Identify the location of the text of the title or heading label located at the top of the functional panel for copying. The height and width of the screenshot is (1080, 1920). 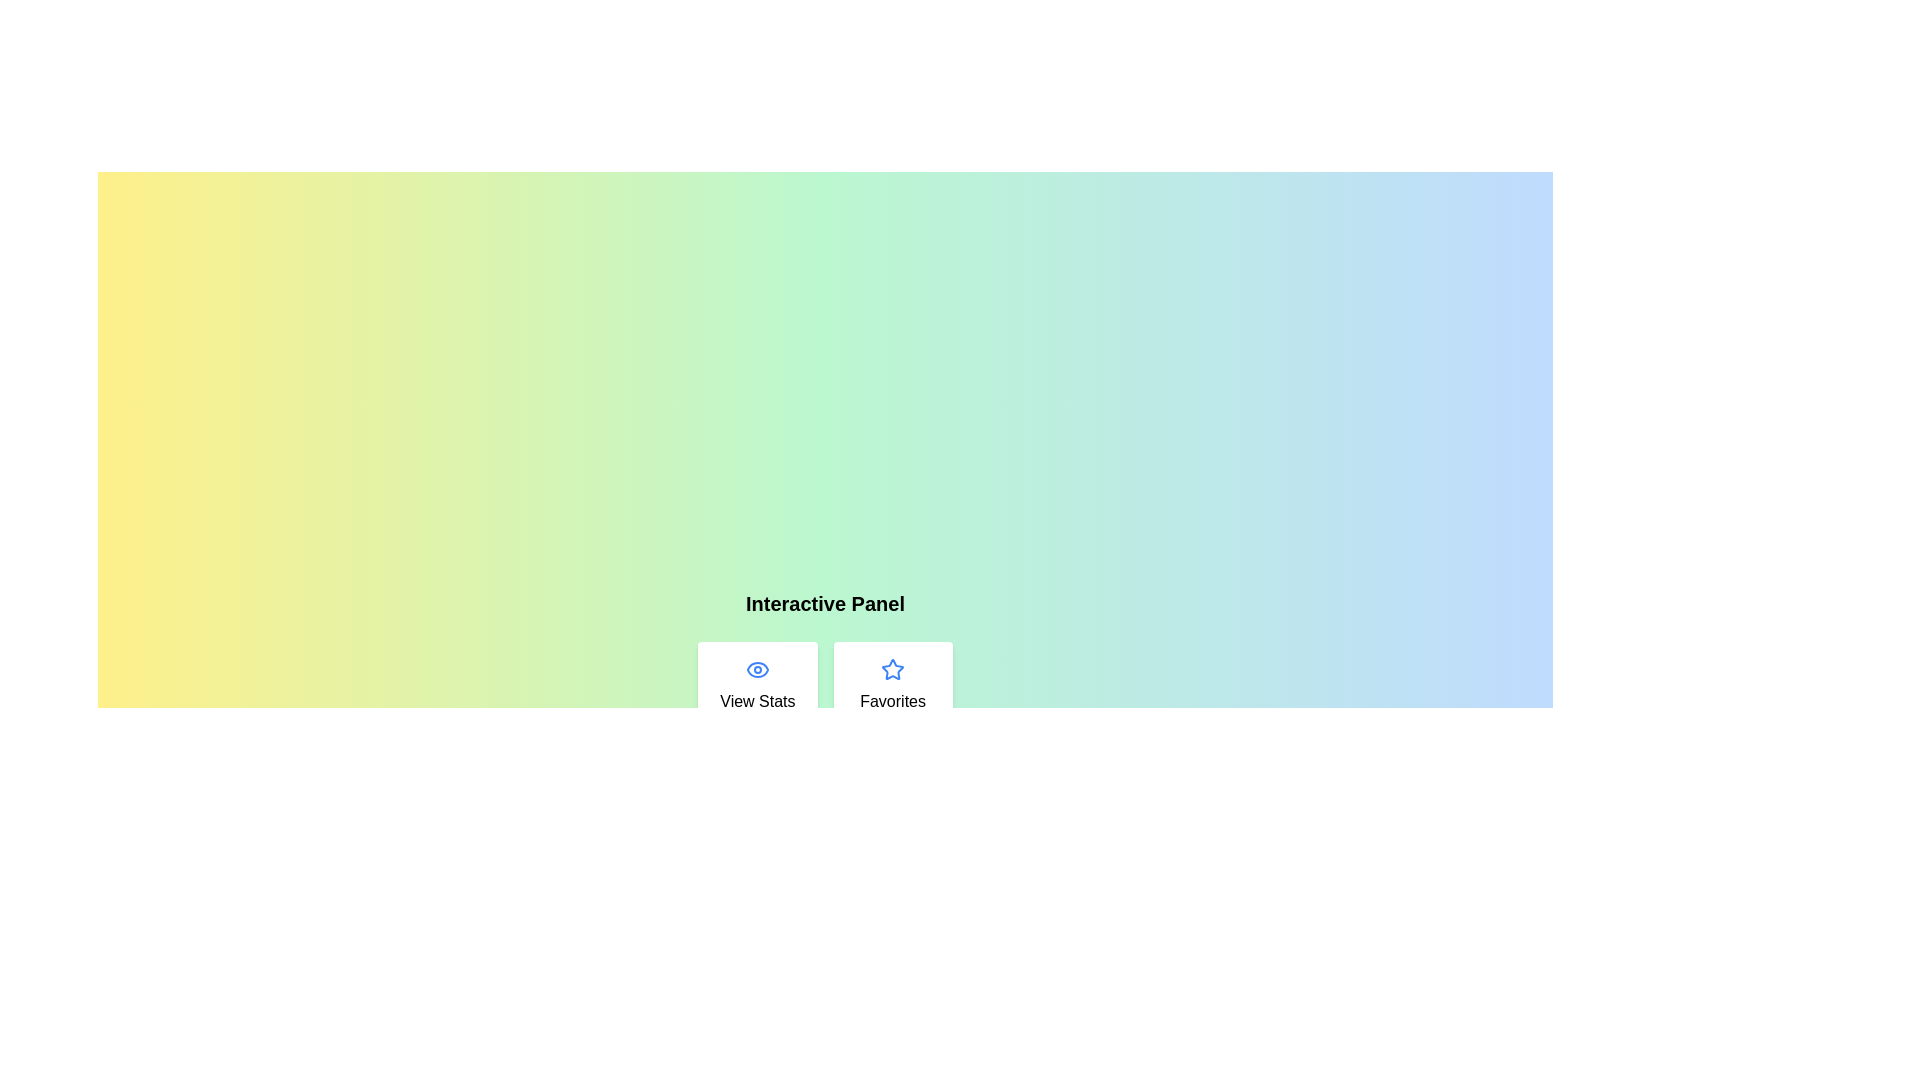
(825, 603).